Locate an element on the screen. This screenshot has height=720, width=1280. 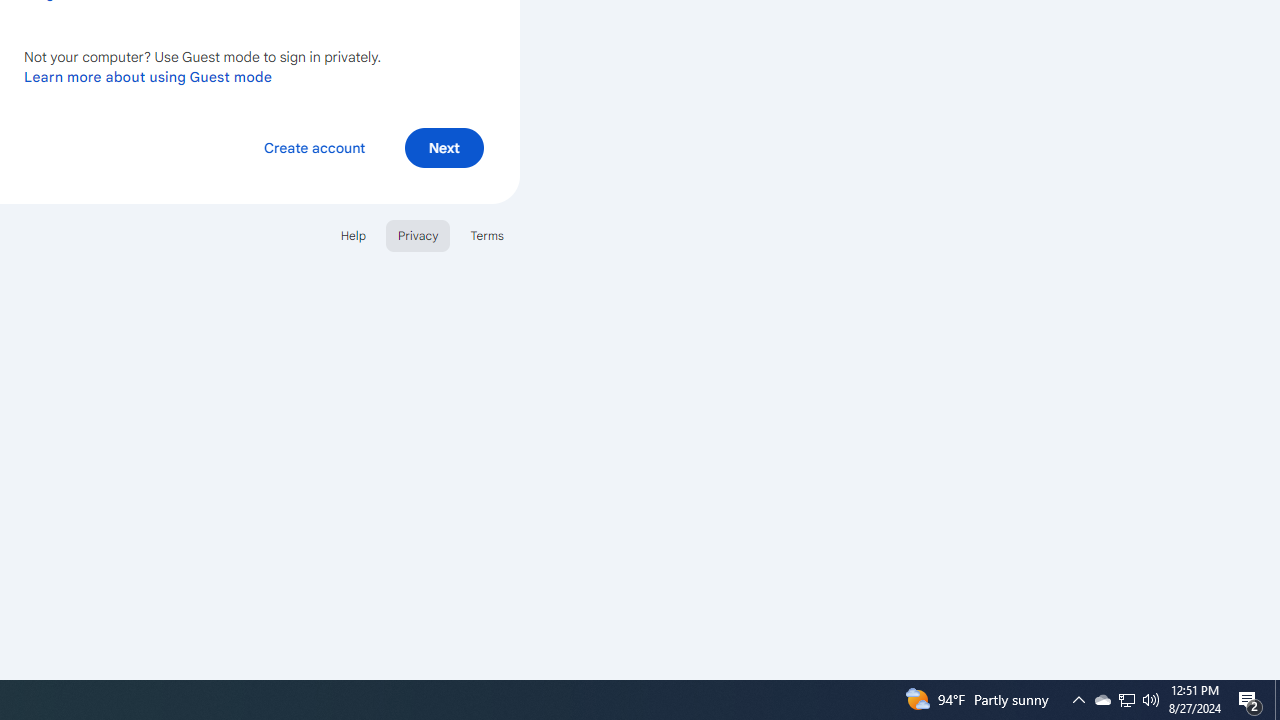
'Help' is located at coordinates (352, 234).